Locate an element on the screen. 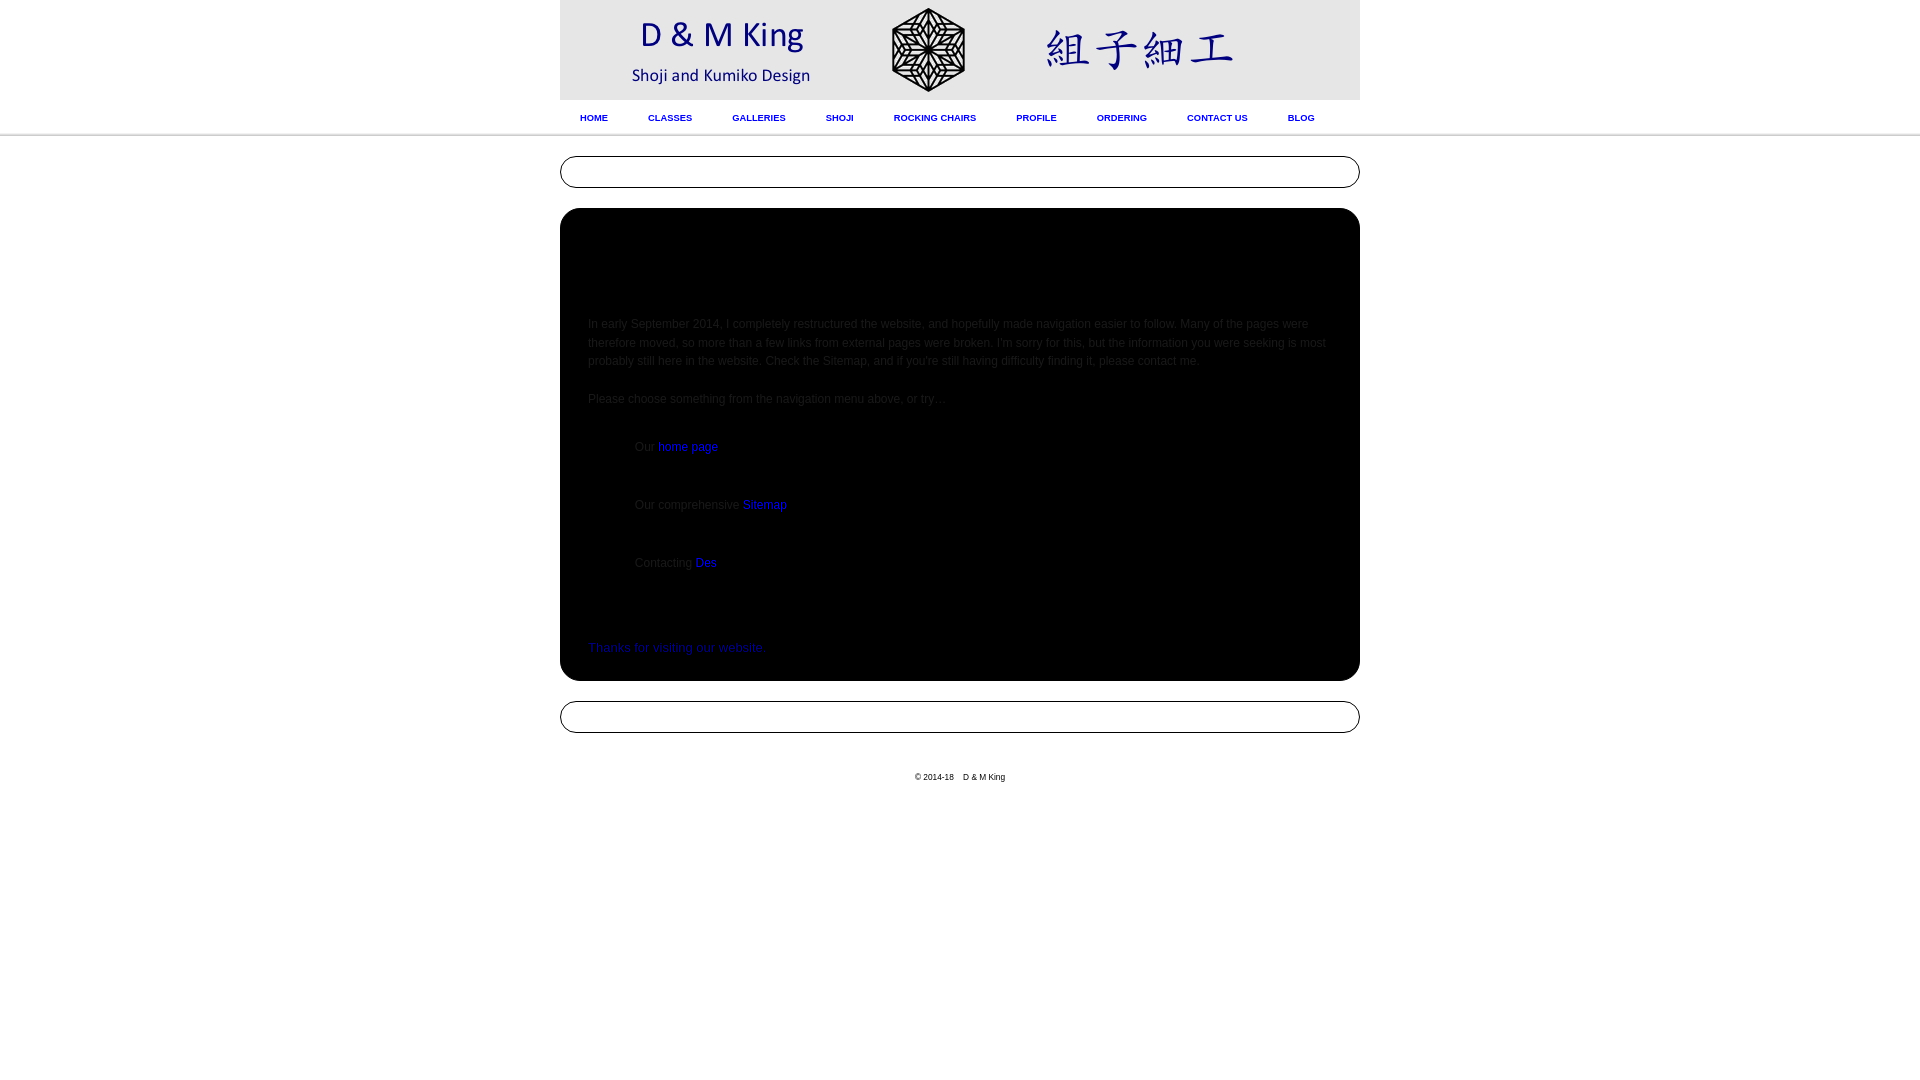 Image resolution: width=1920 pixels, height=1080 pixels. 'Sitemap' is located at coordinates (763, 504).